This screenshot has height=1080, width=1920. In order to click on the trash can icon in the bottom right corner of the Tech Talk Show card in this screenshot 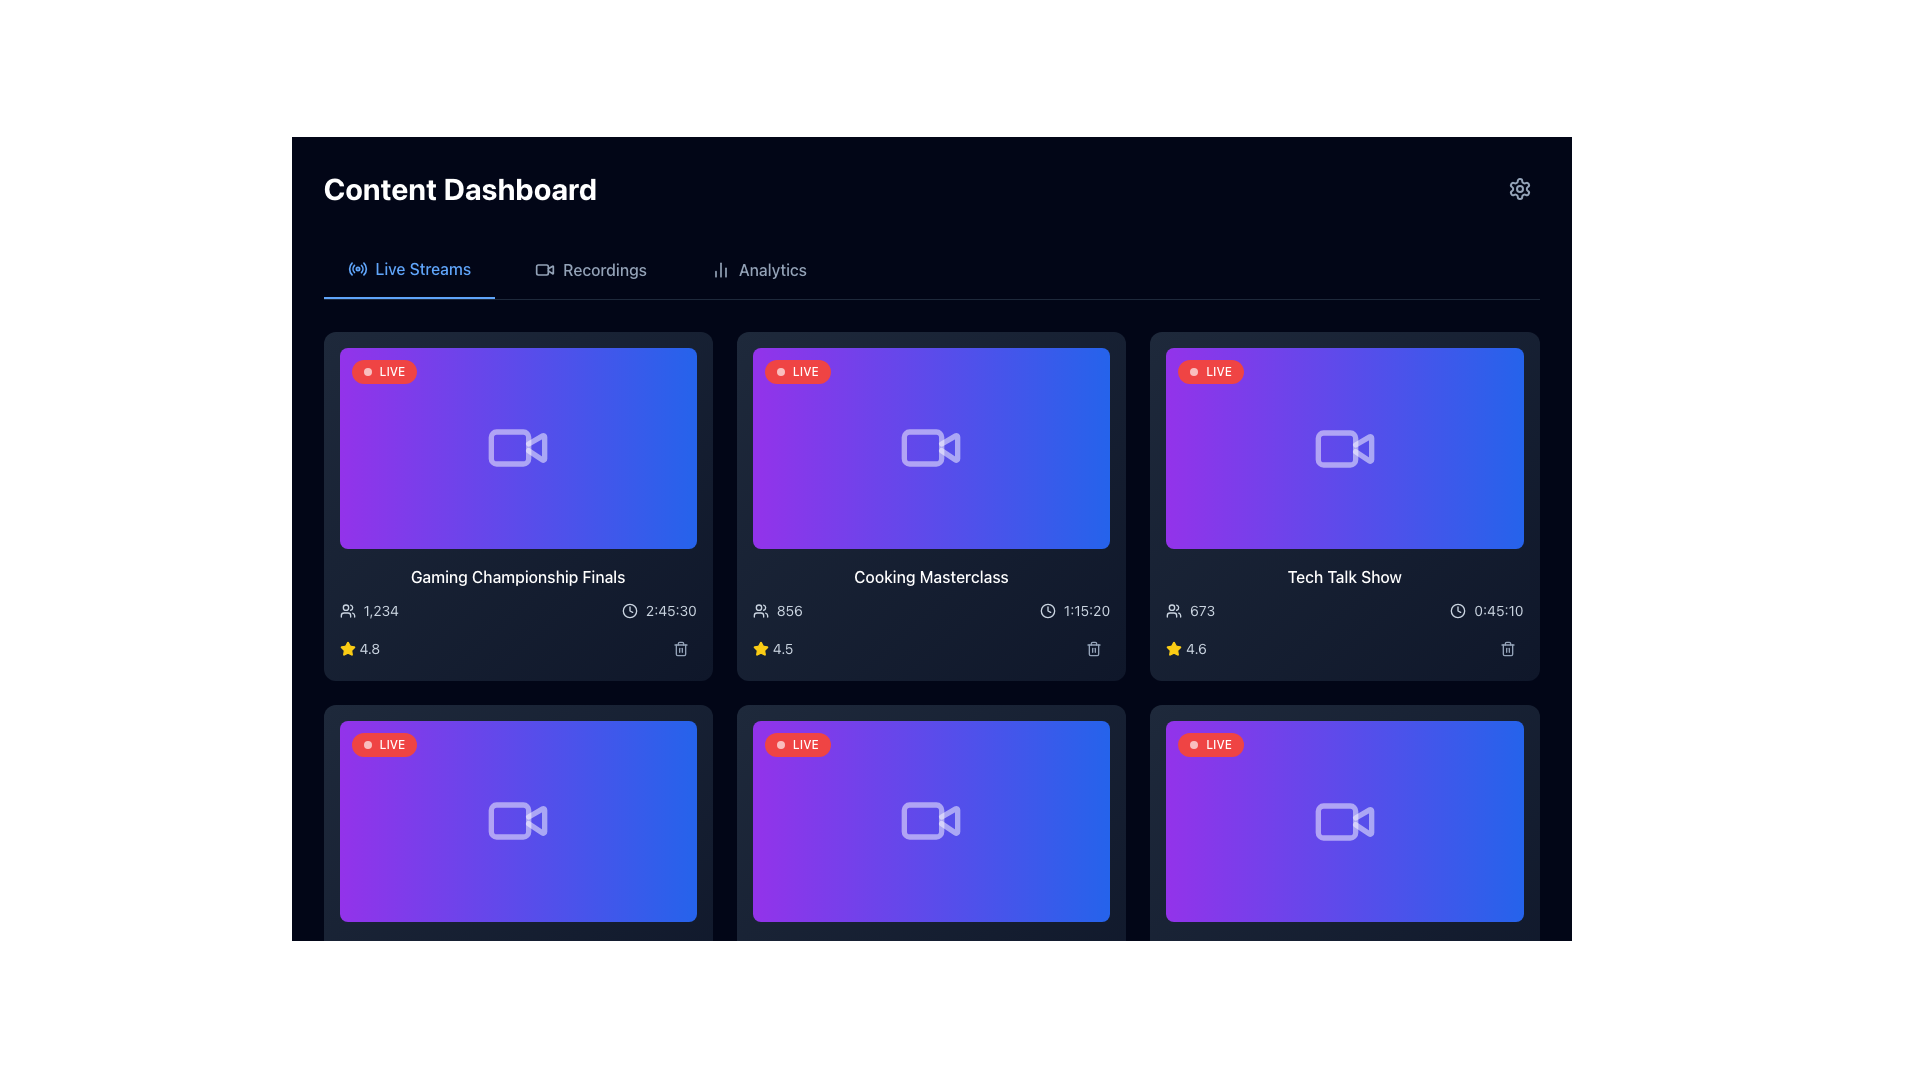, I will do `click(1507, 648)`.